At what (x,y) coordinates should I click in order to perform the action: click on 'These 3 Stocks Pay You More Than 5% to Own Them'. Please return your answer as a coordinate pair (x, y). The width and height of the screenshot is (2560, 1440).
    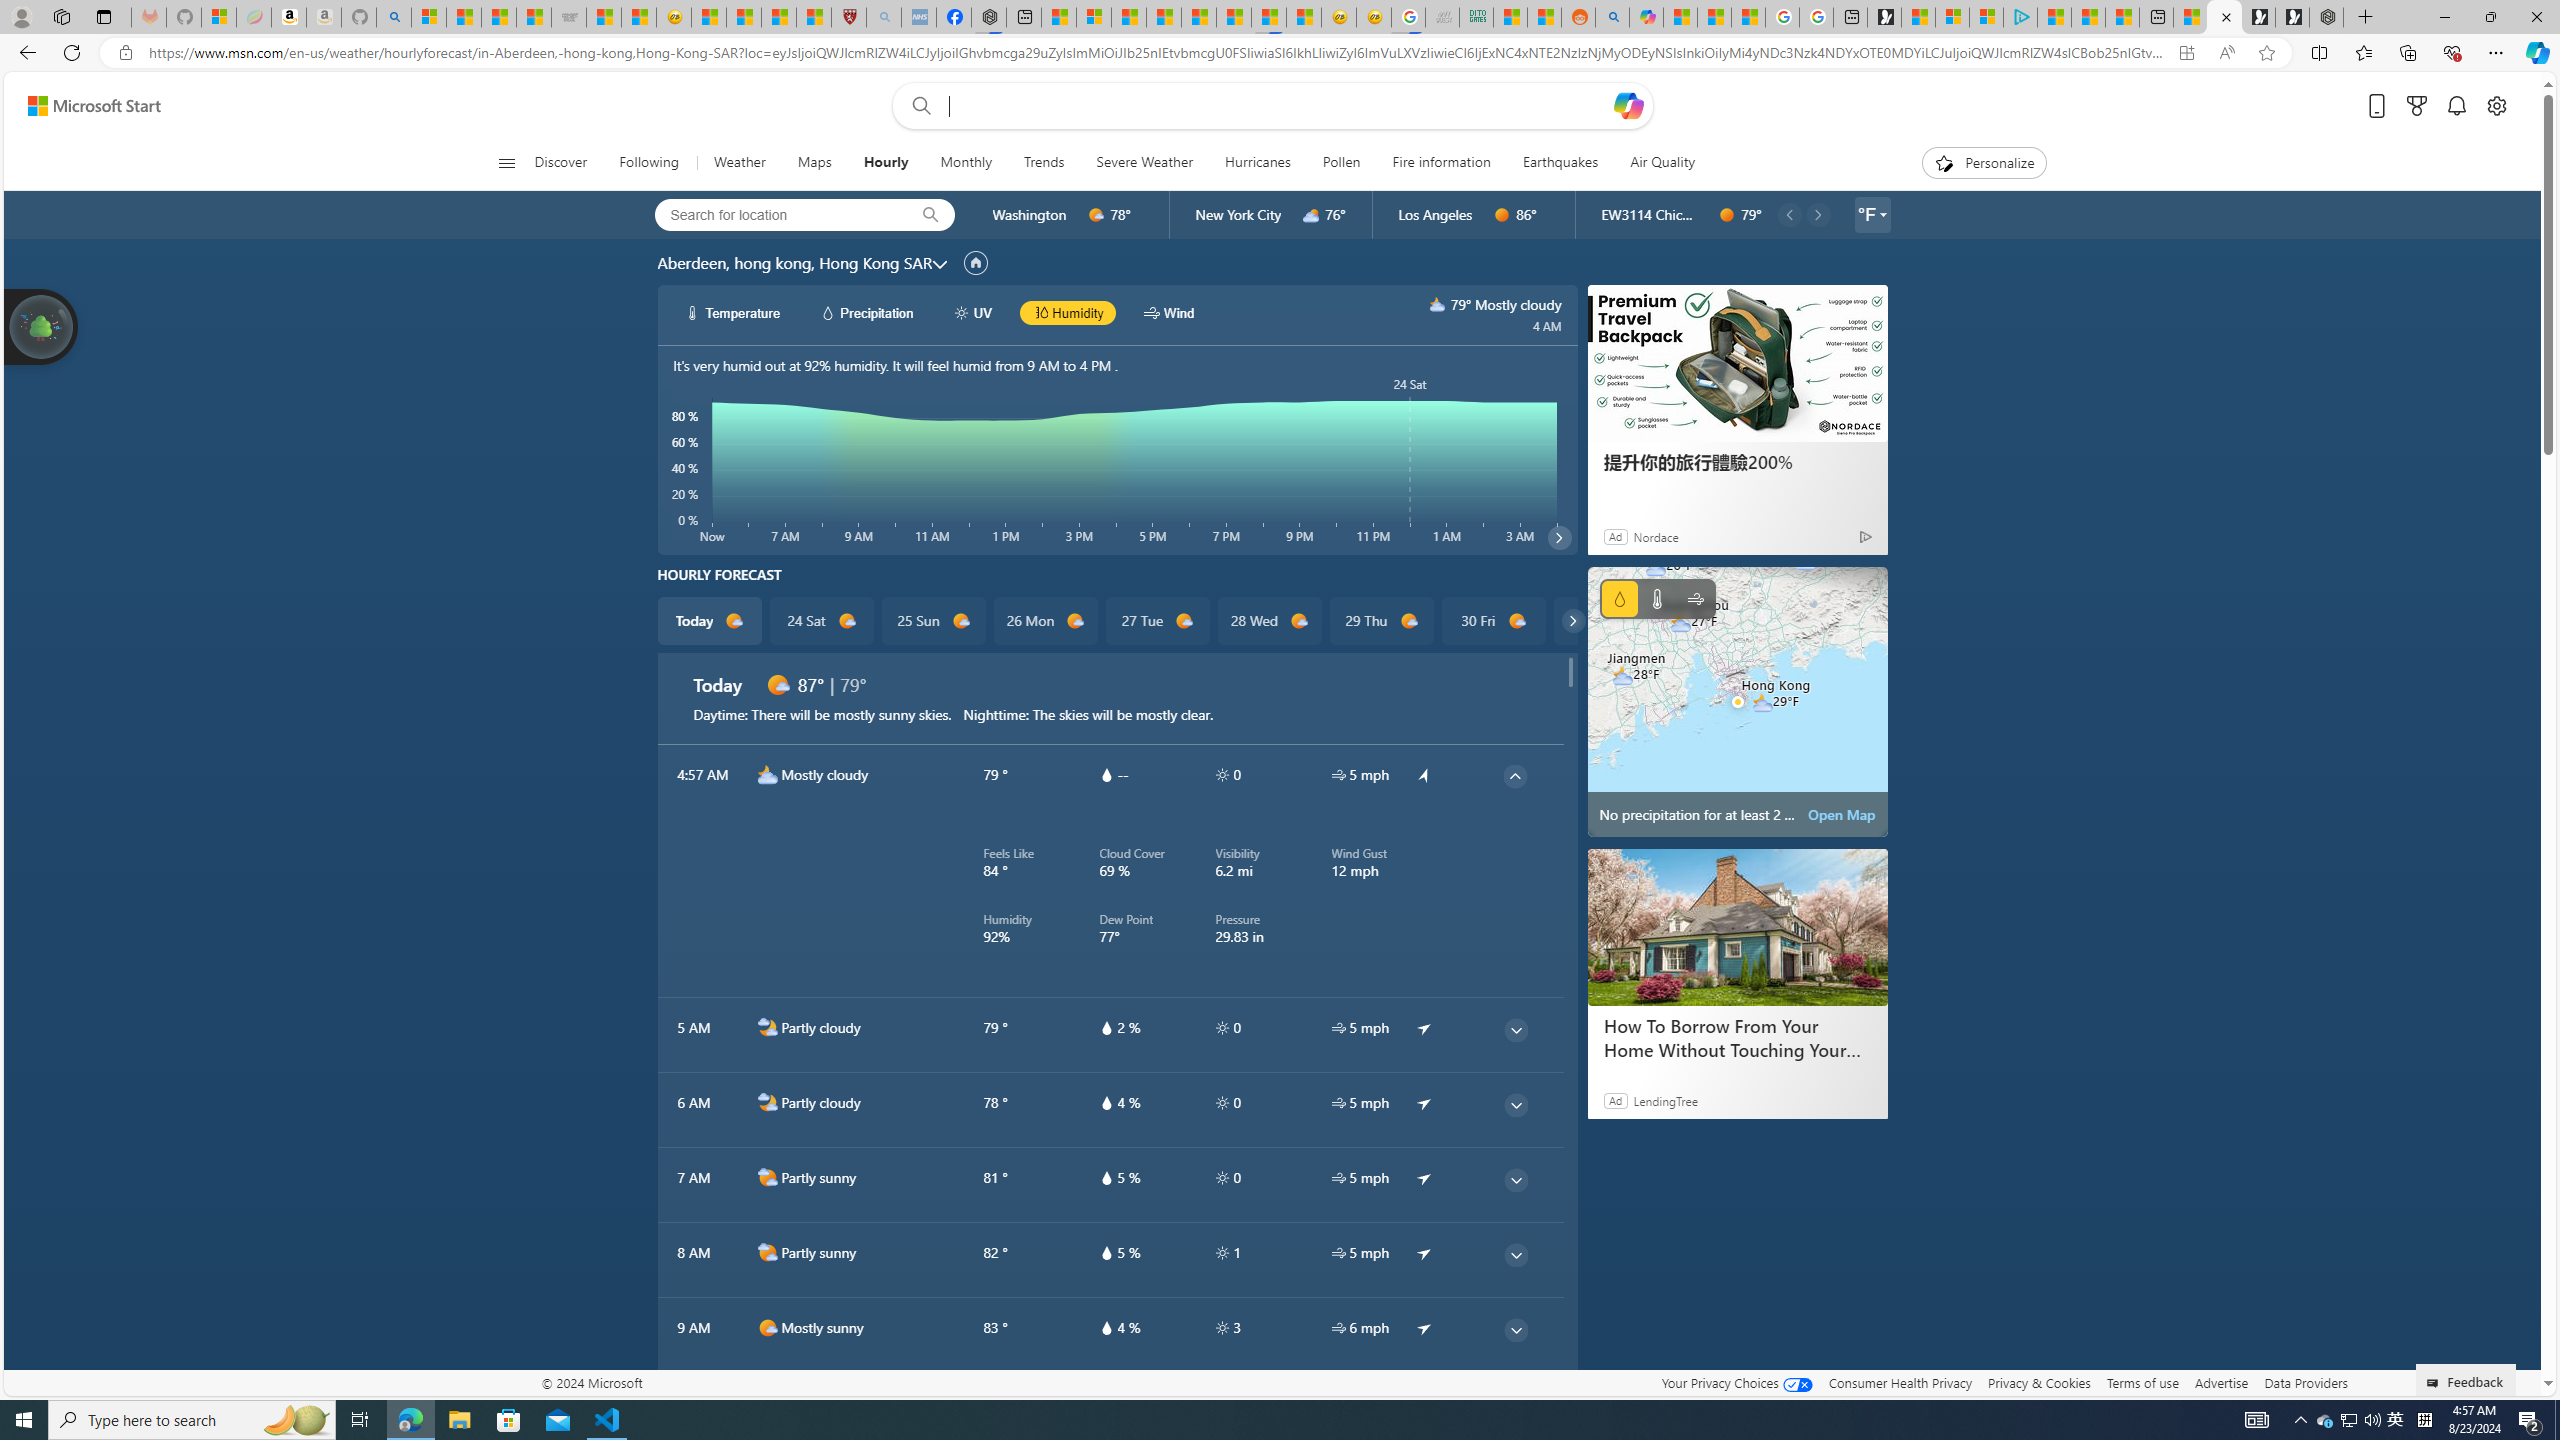
    Looking at the image, I should click on (2121, 16).